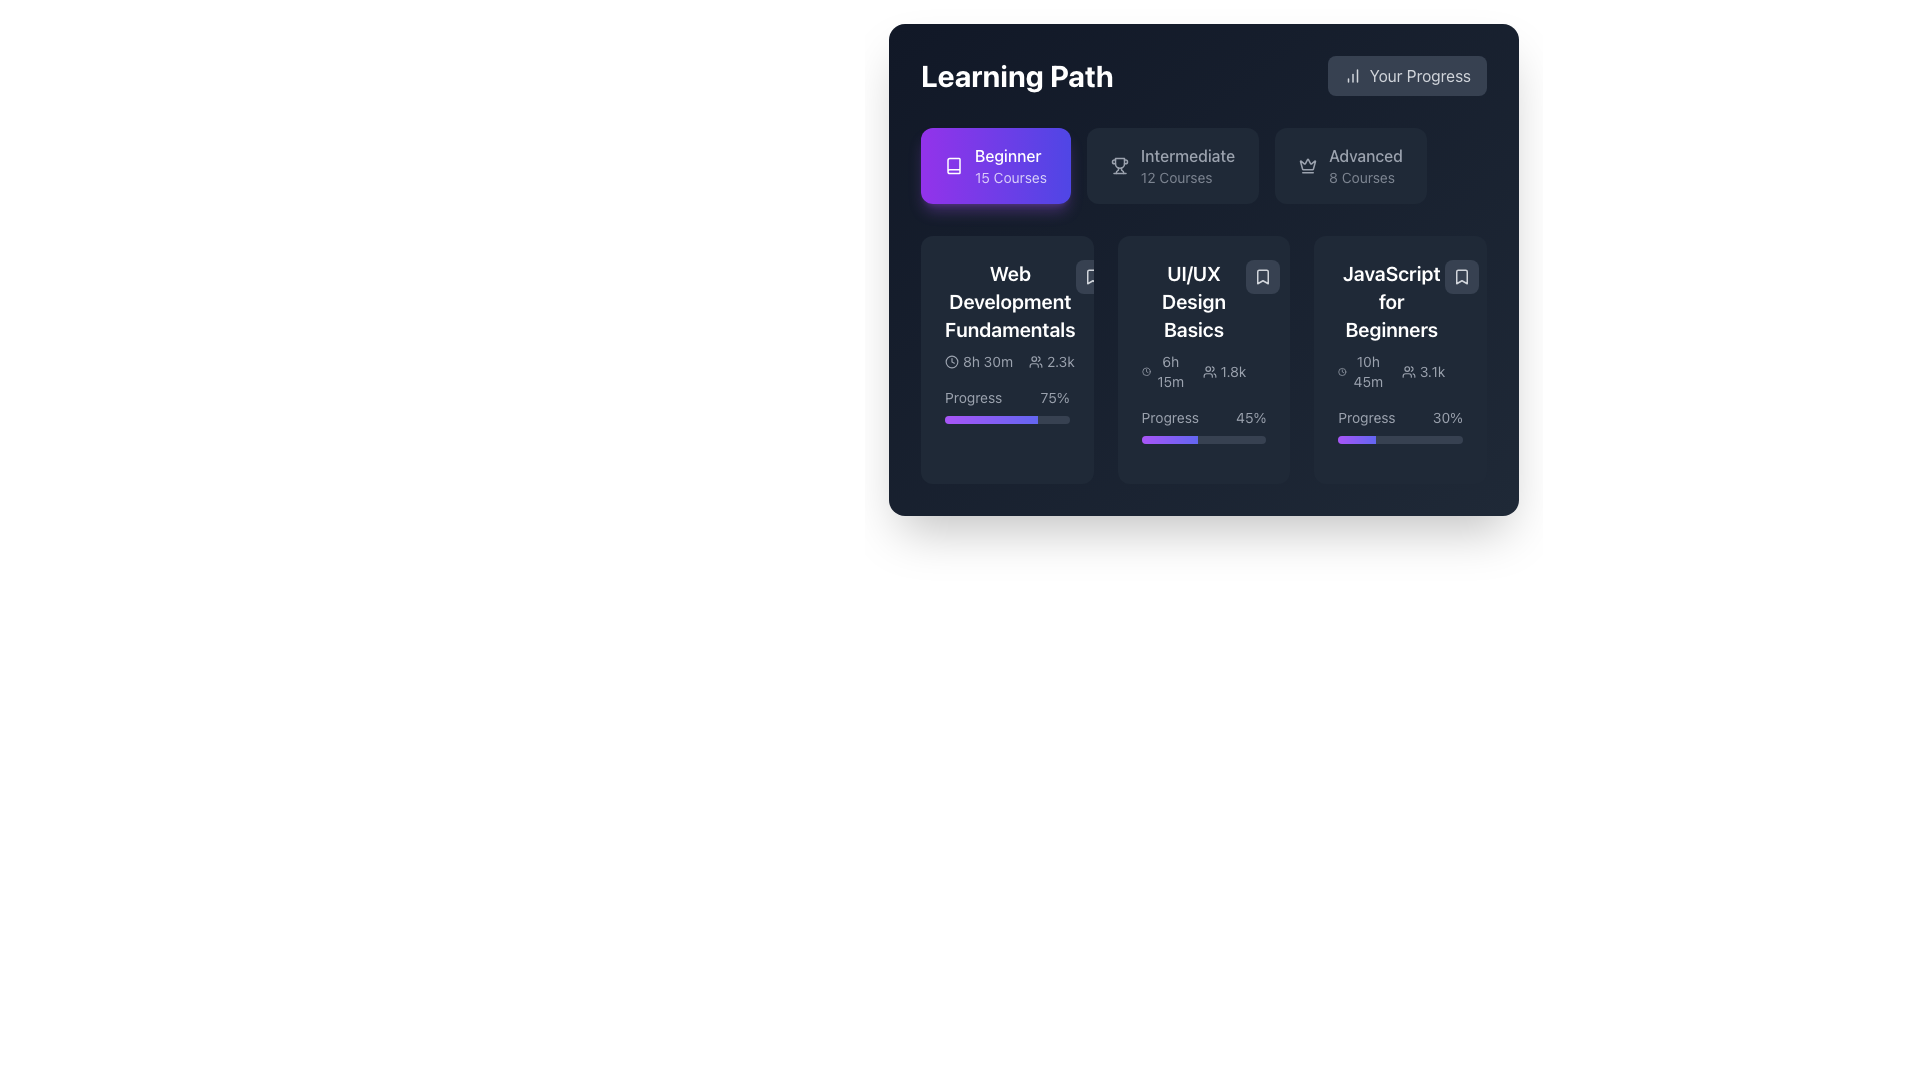  What do you see at coordinates (1010, 301) in the screenshot?
I see `the heading text displaying 'Web Development Fundamentals' in the upper-left corner of the grid layout for the 'Beginner 15 Courses' section` at bounding box center [1010, 301].